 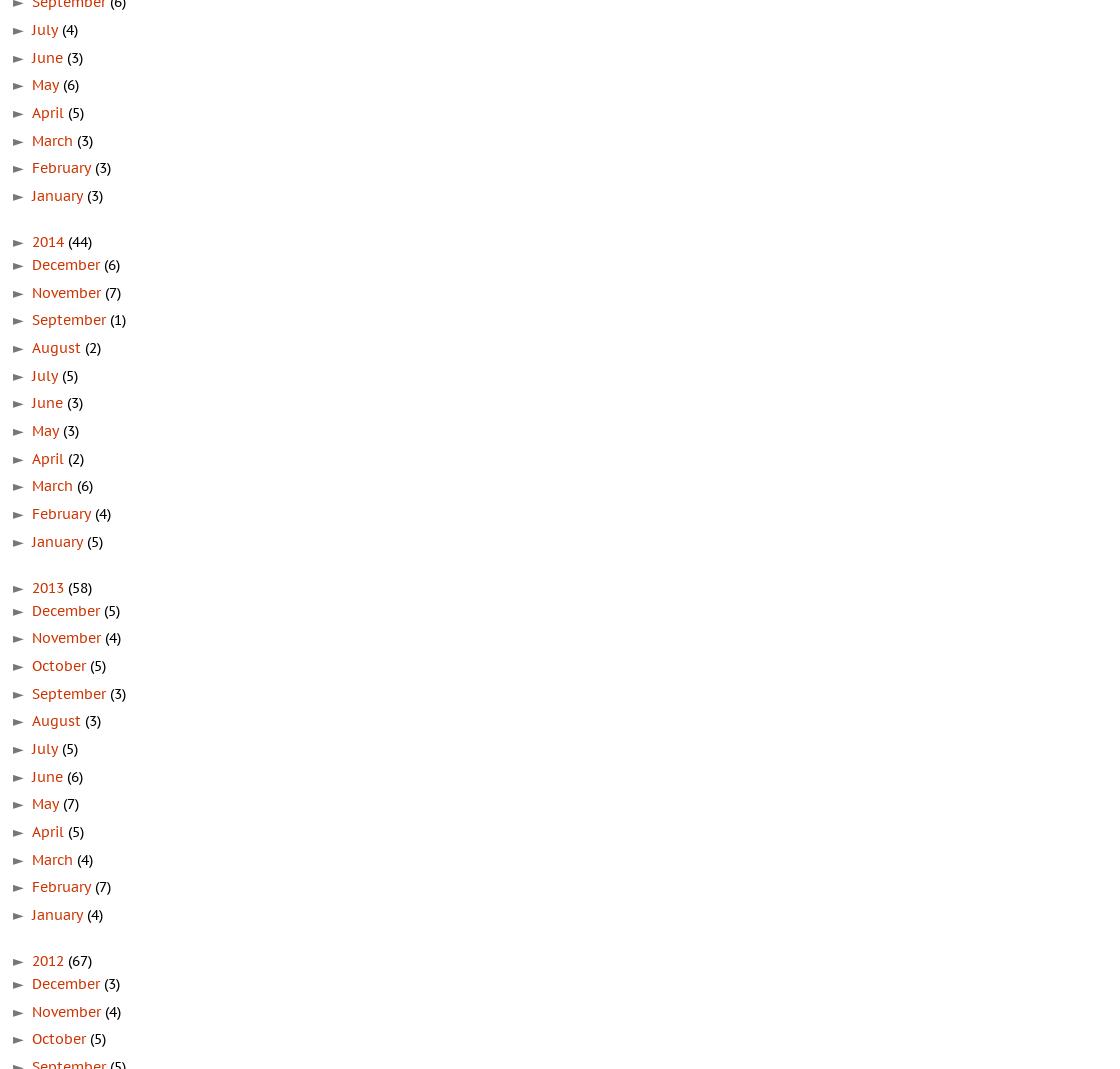 I want to click on '2012', so click(x=49, y=960).